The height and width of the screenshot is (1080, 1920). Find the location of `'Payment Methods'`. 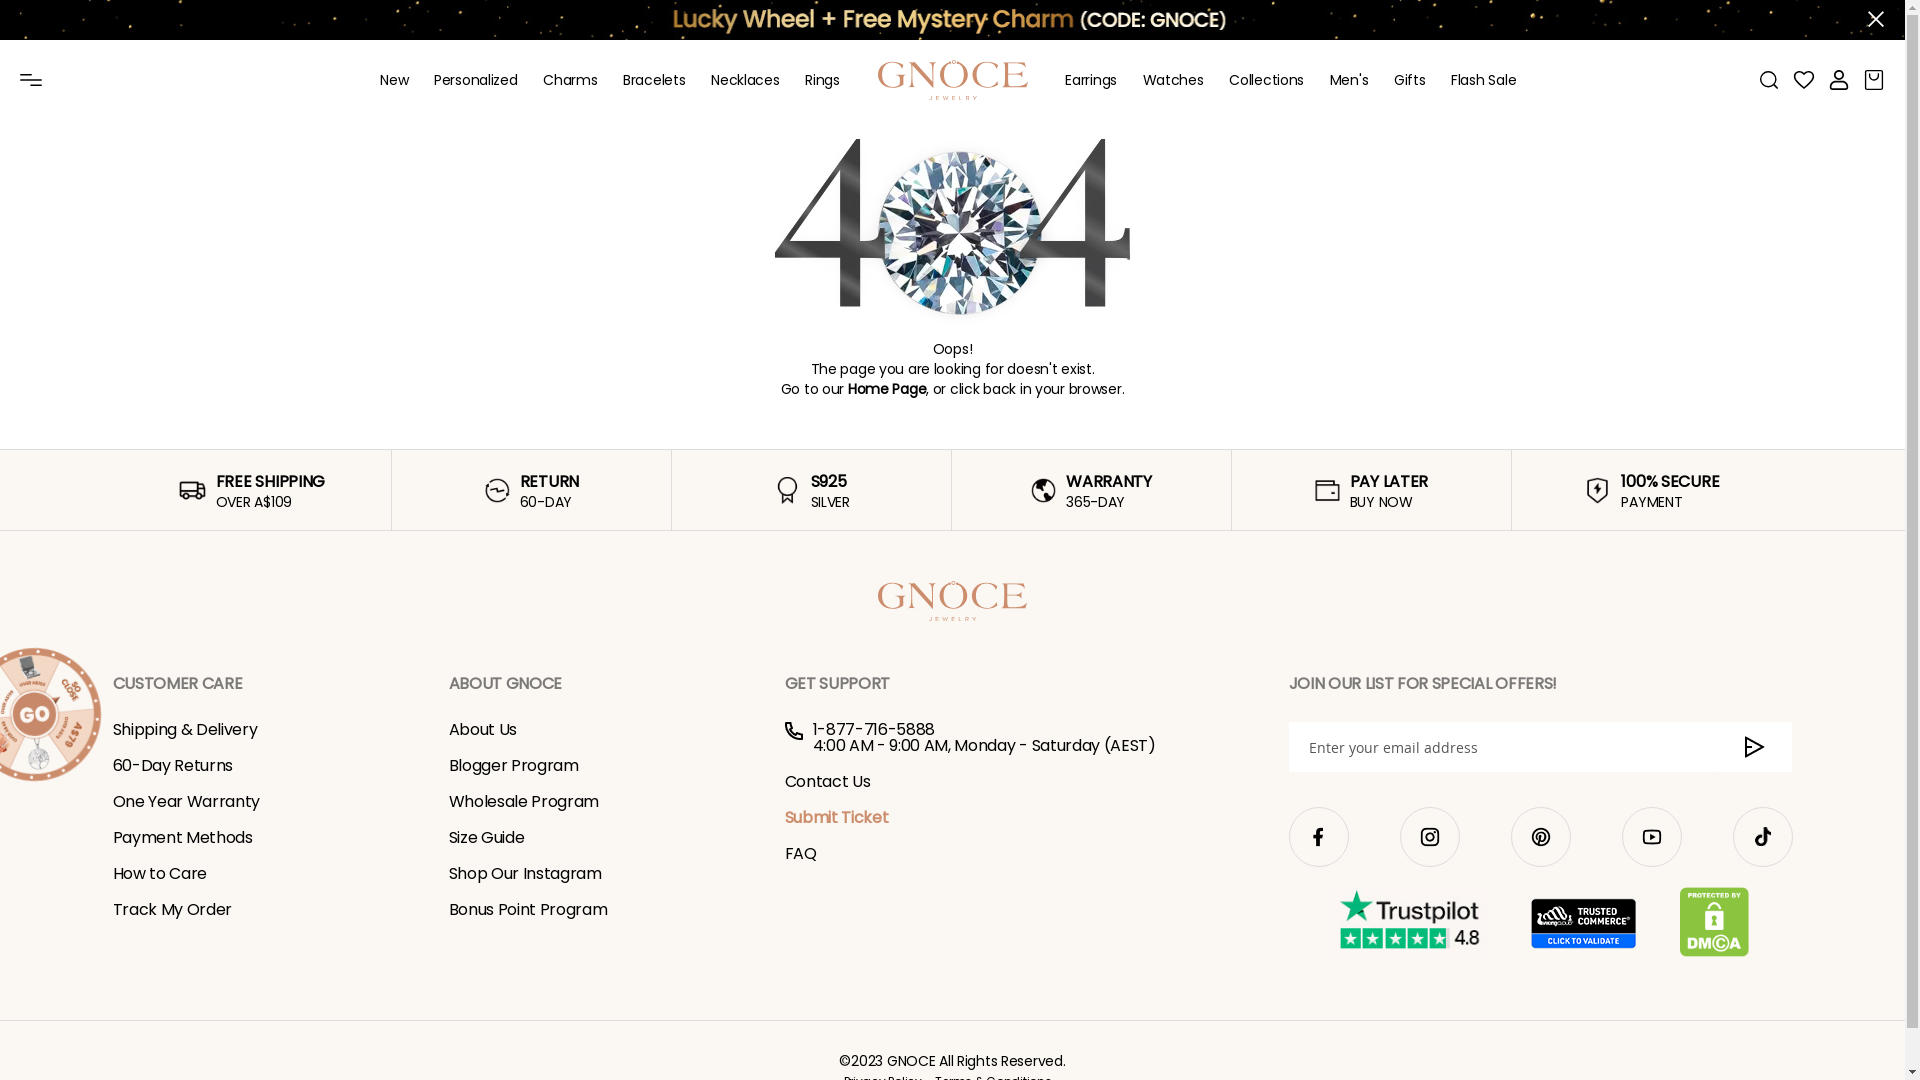

'Payment Methods' is located at coordinates (182, 837).